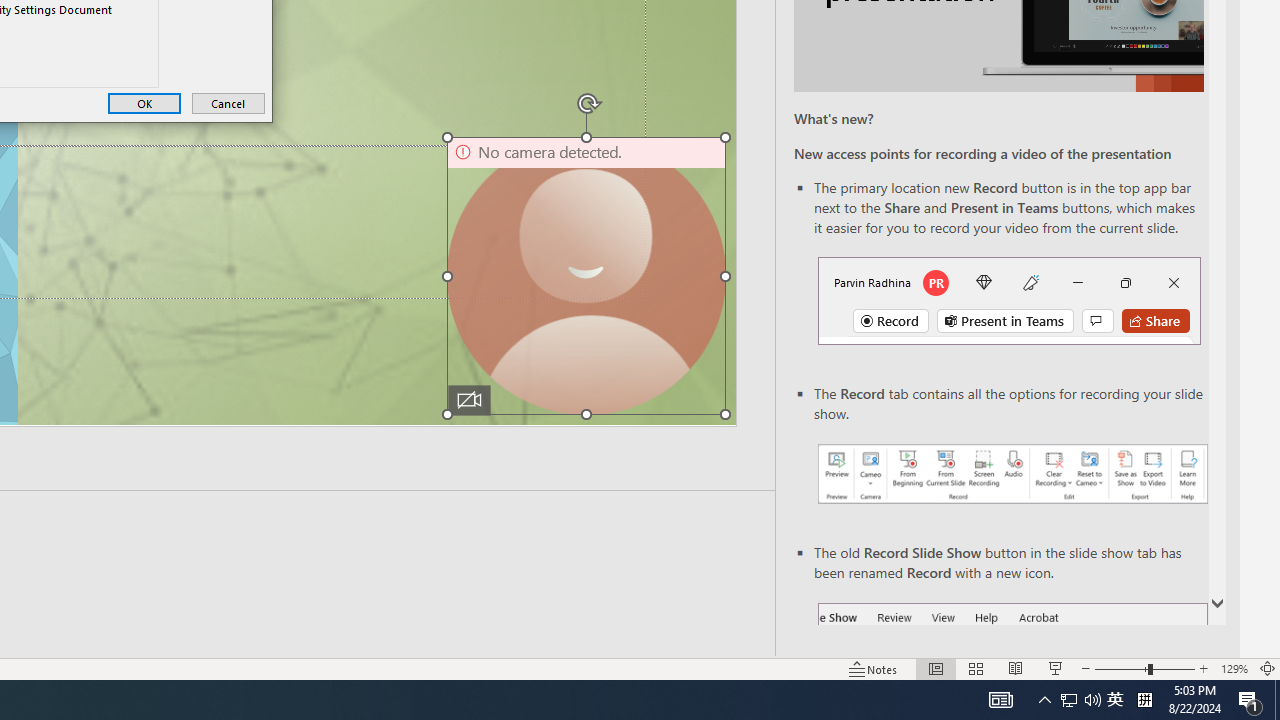 This screenshot has width=1280, height=720. What do you see at coordinates (585, 276) in the screenshot?
I see `'Camera 9, No camera detected.'` at bounding box center [585, 276].